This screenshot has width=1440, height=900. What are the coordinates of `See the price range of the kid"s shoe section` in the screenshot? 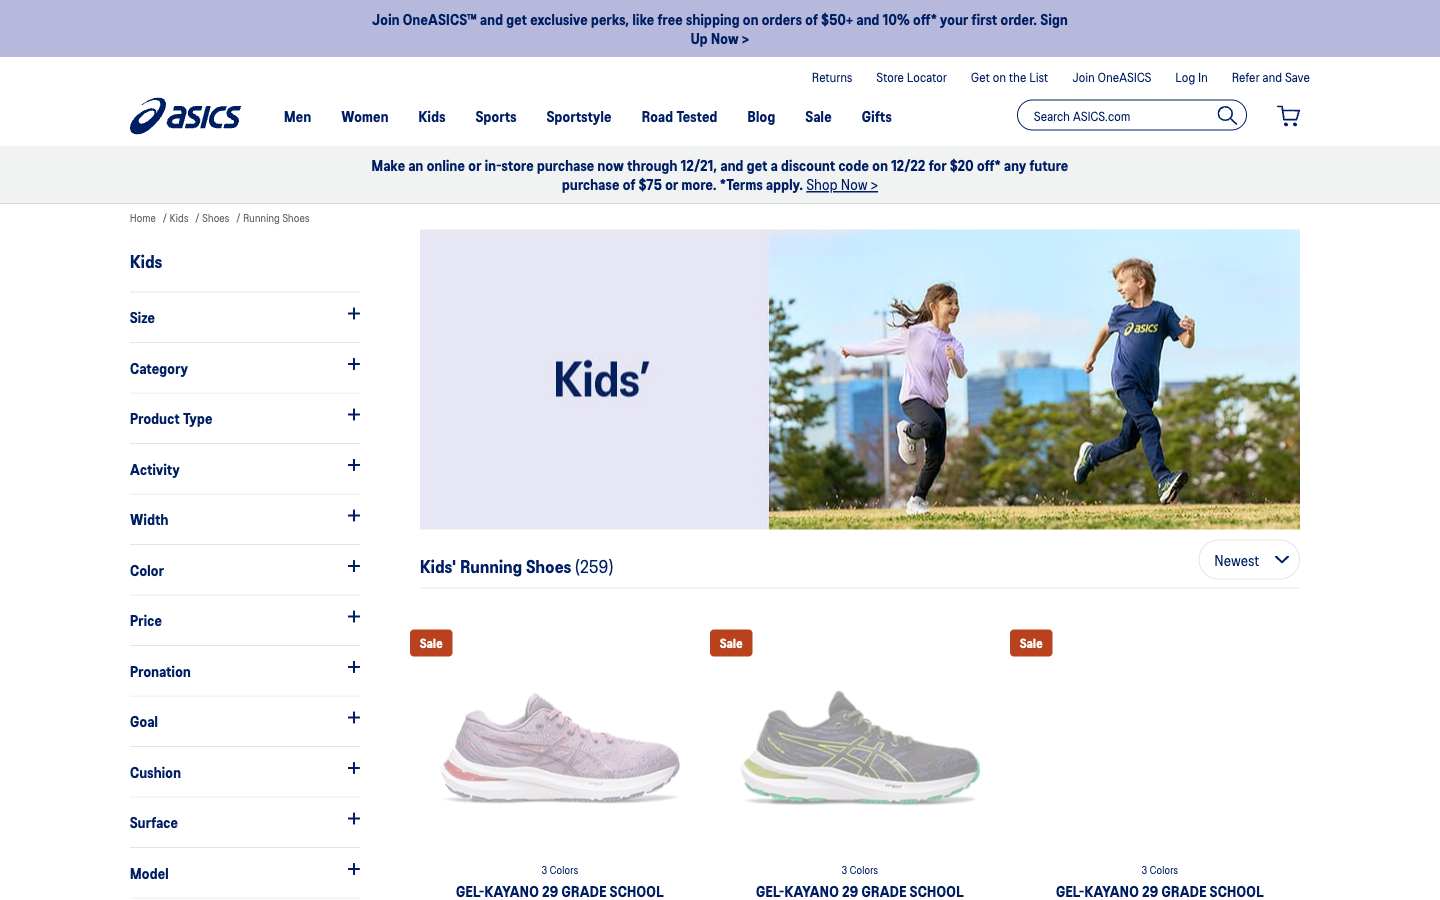 It's located at (243, 620).